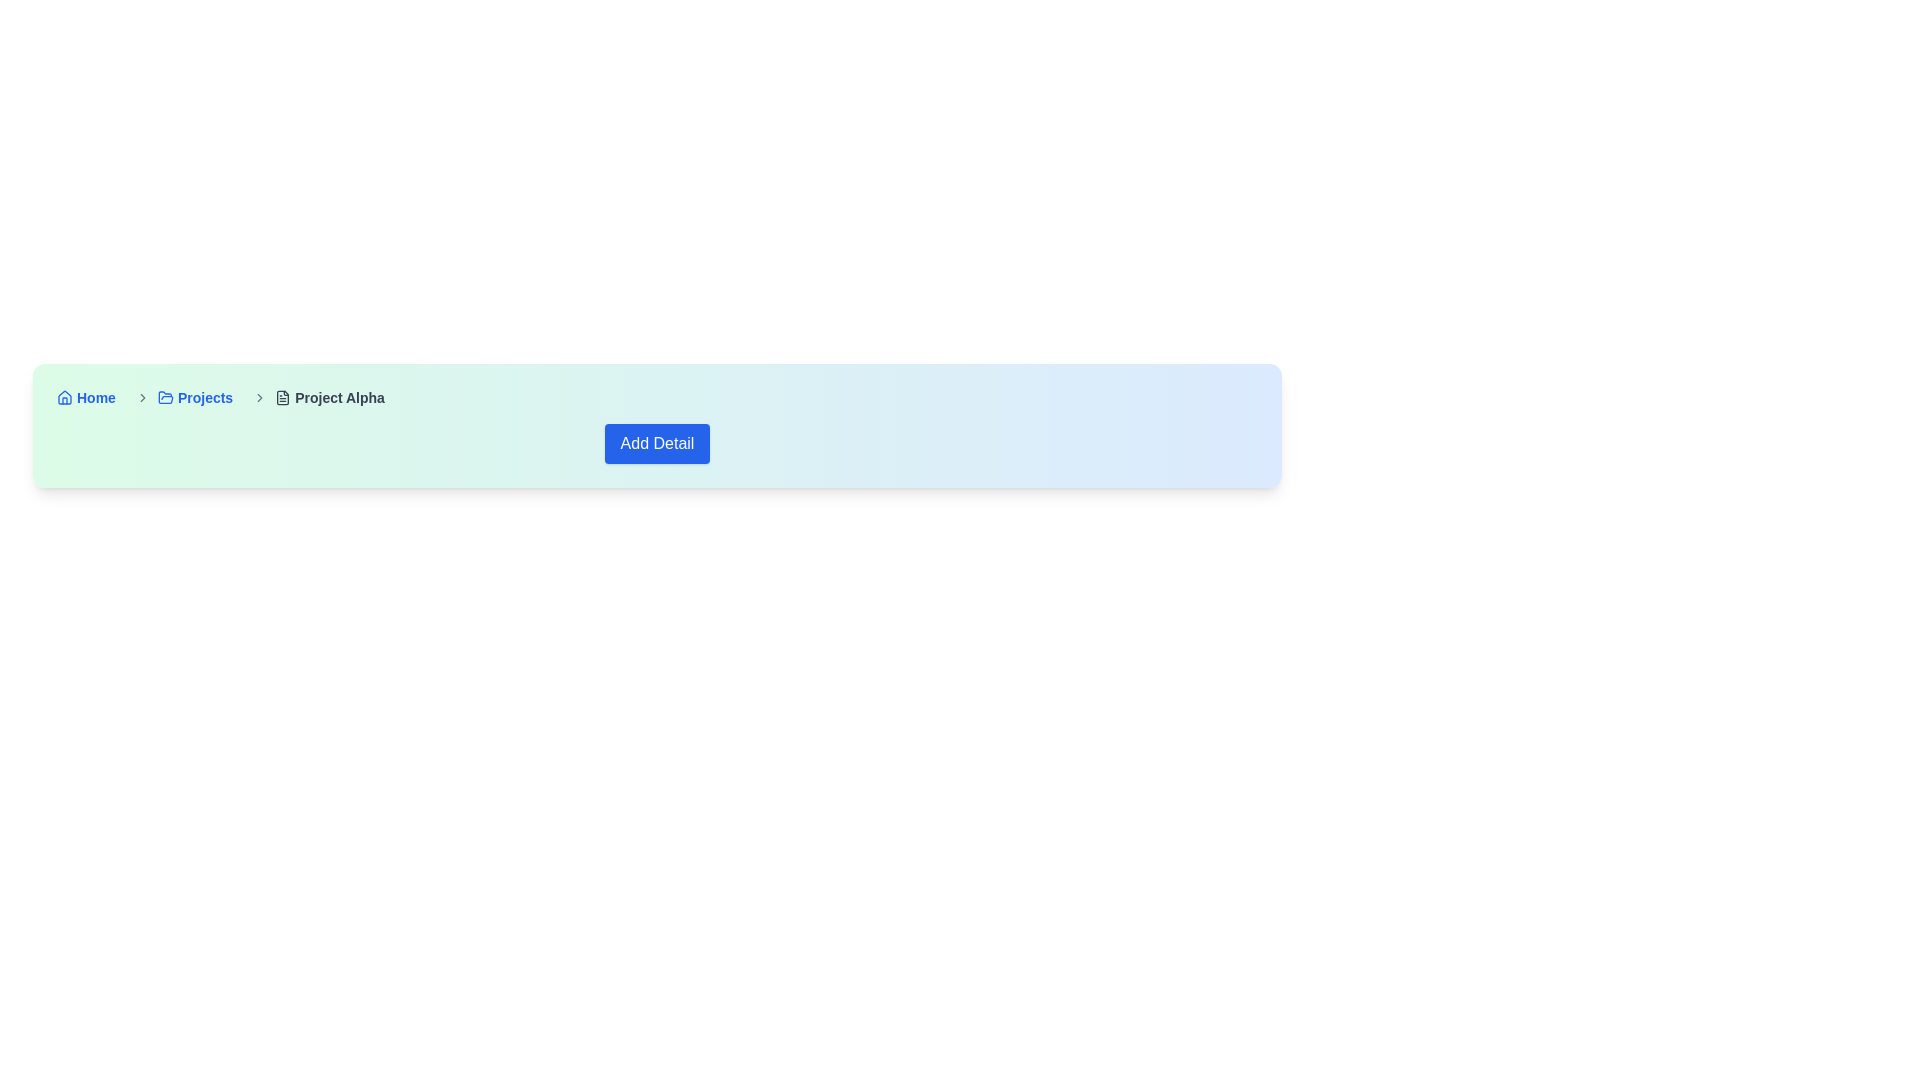  I want to click on the decorative icon next to the 'Projects' text, which serves as a navigation link, so click(165, 397).